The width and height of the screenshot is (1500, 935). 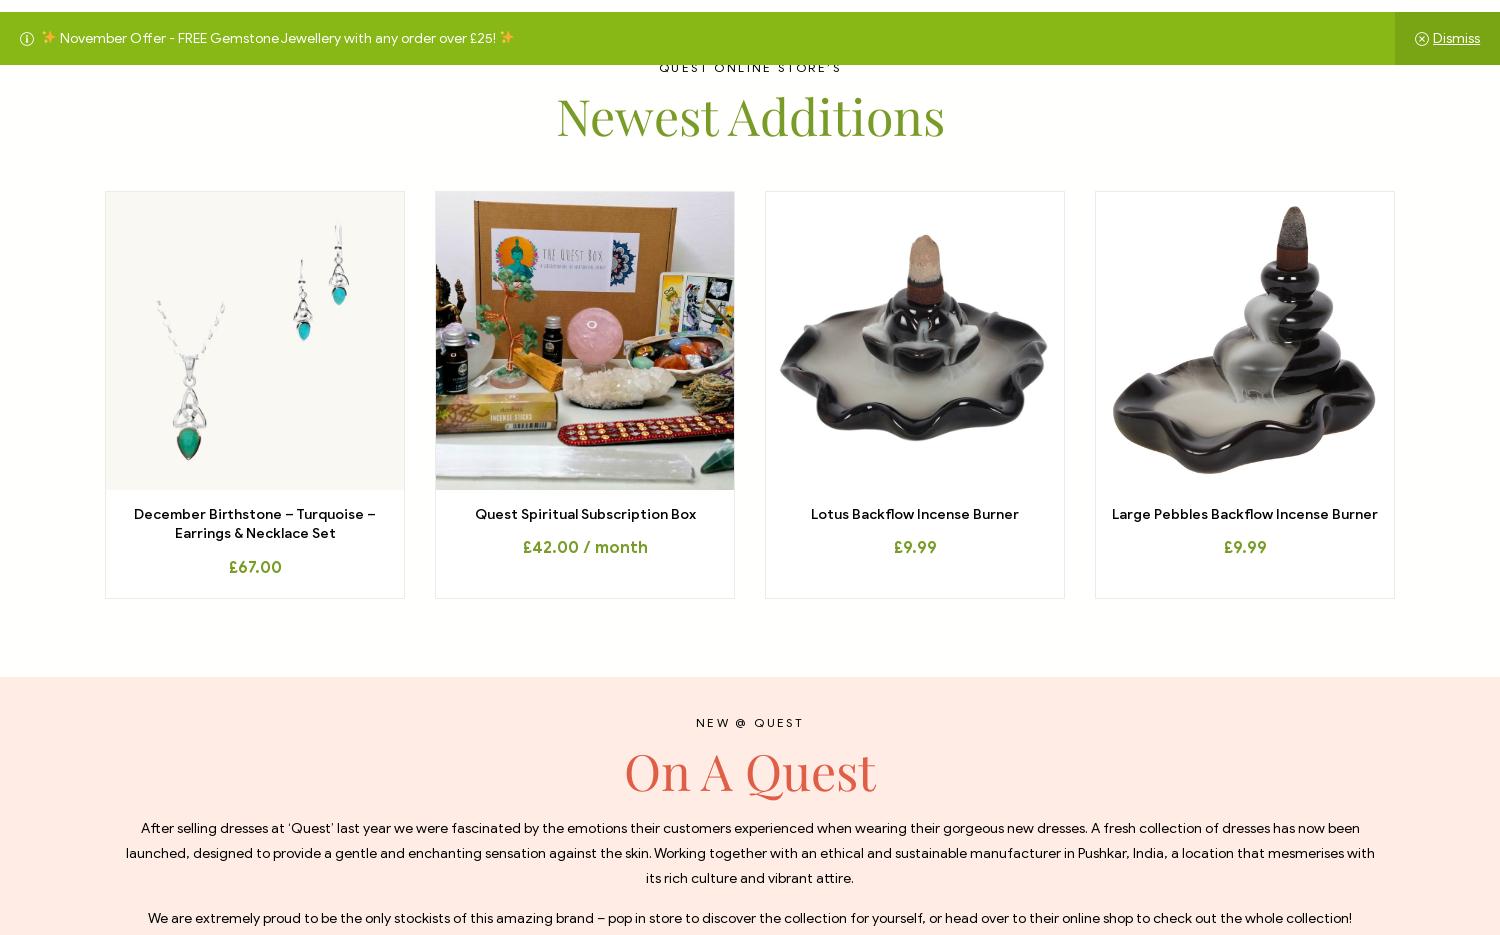 I want to click on 'NEW @ QUEST', so click(x=748, y=721).